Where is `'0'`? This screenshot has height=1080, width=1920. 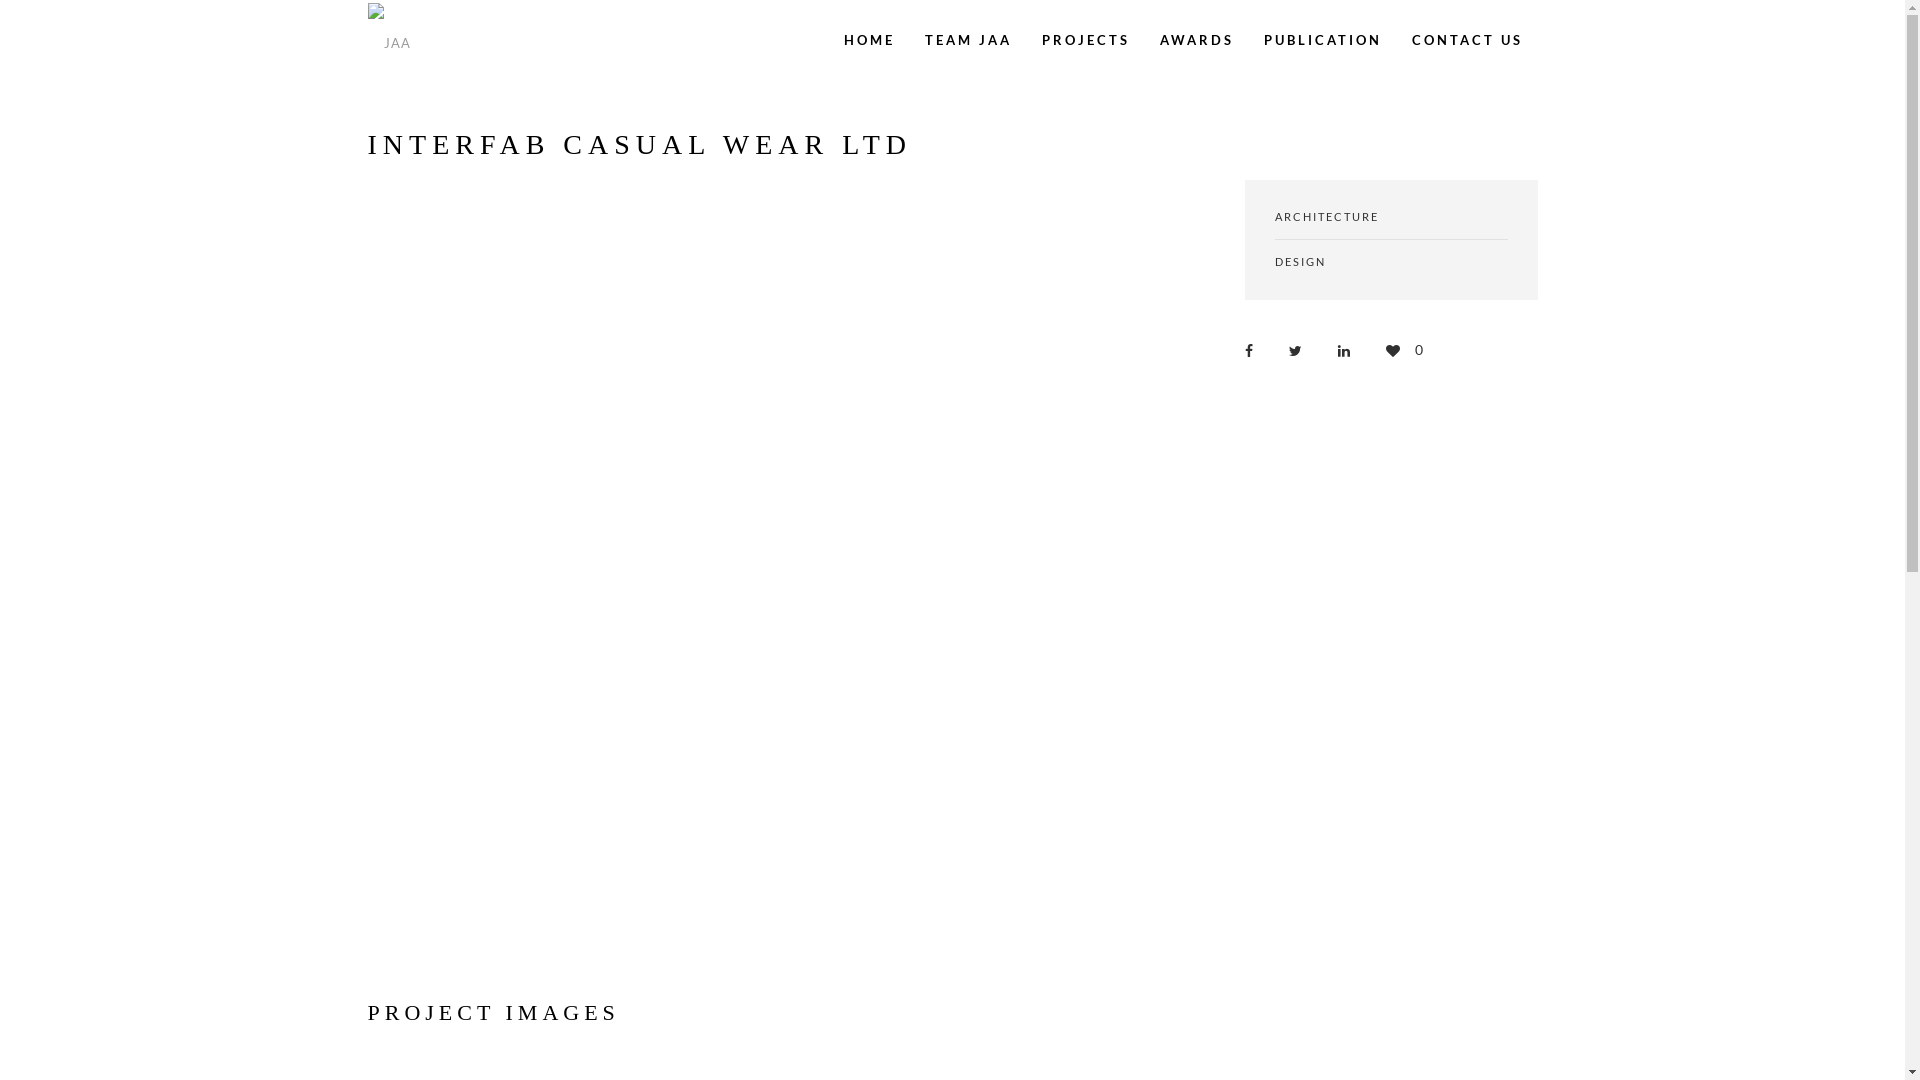 '0' is located at coordinates (1404, 348).